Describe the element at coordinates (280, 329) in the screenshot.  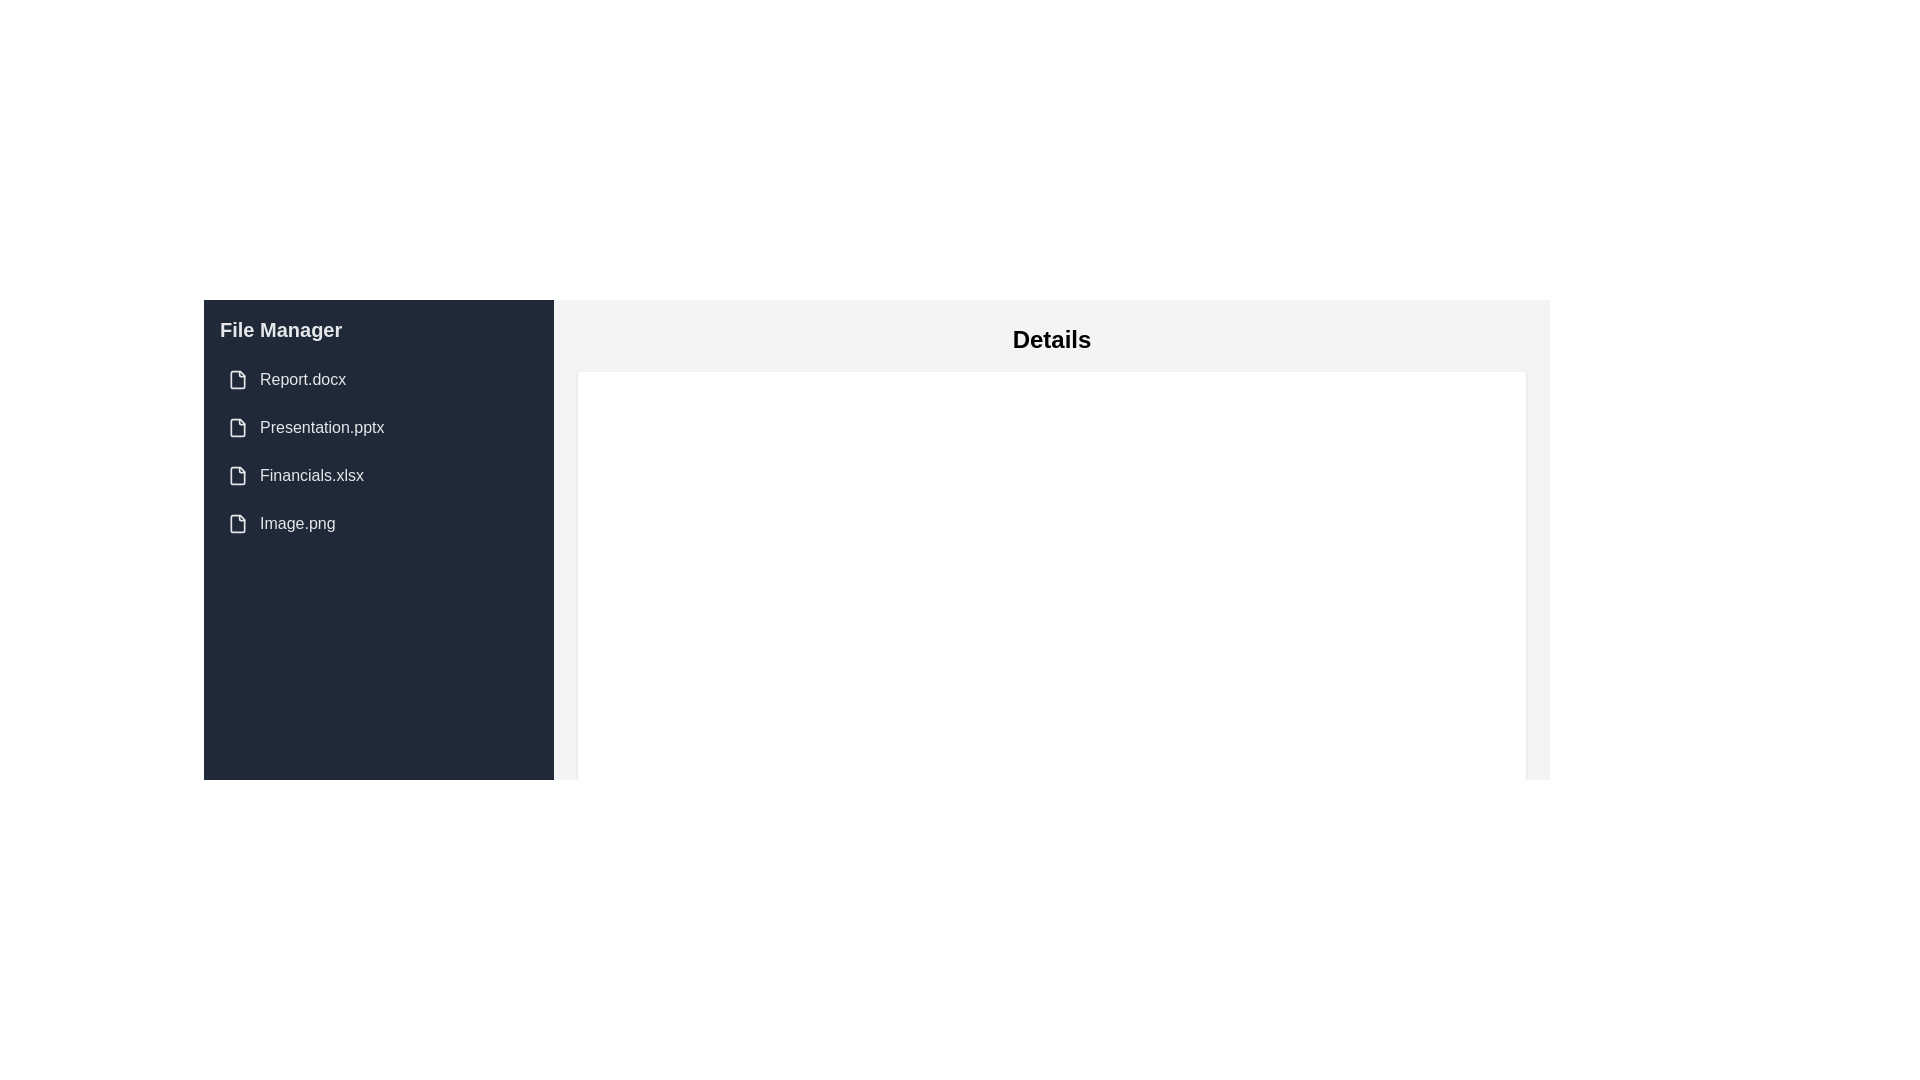
I see `the Text Label that serves as the header for the sidebar, indicating the context of managing files` at that location.